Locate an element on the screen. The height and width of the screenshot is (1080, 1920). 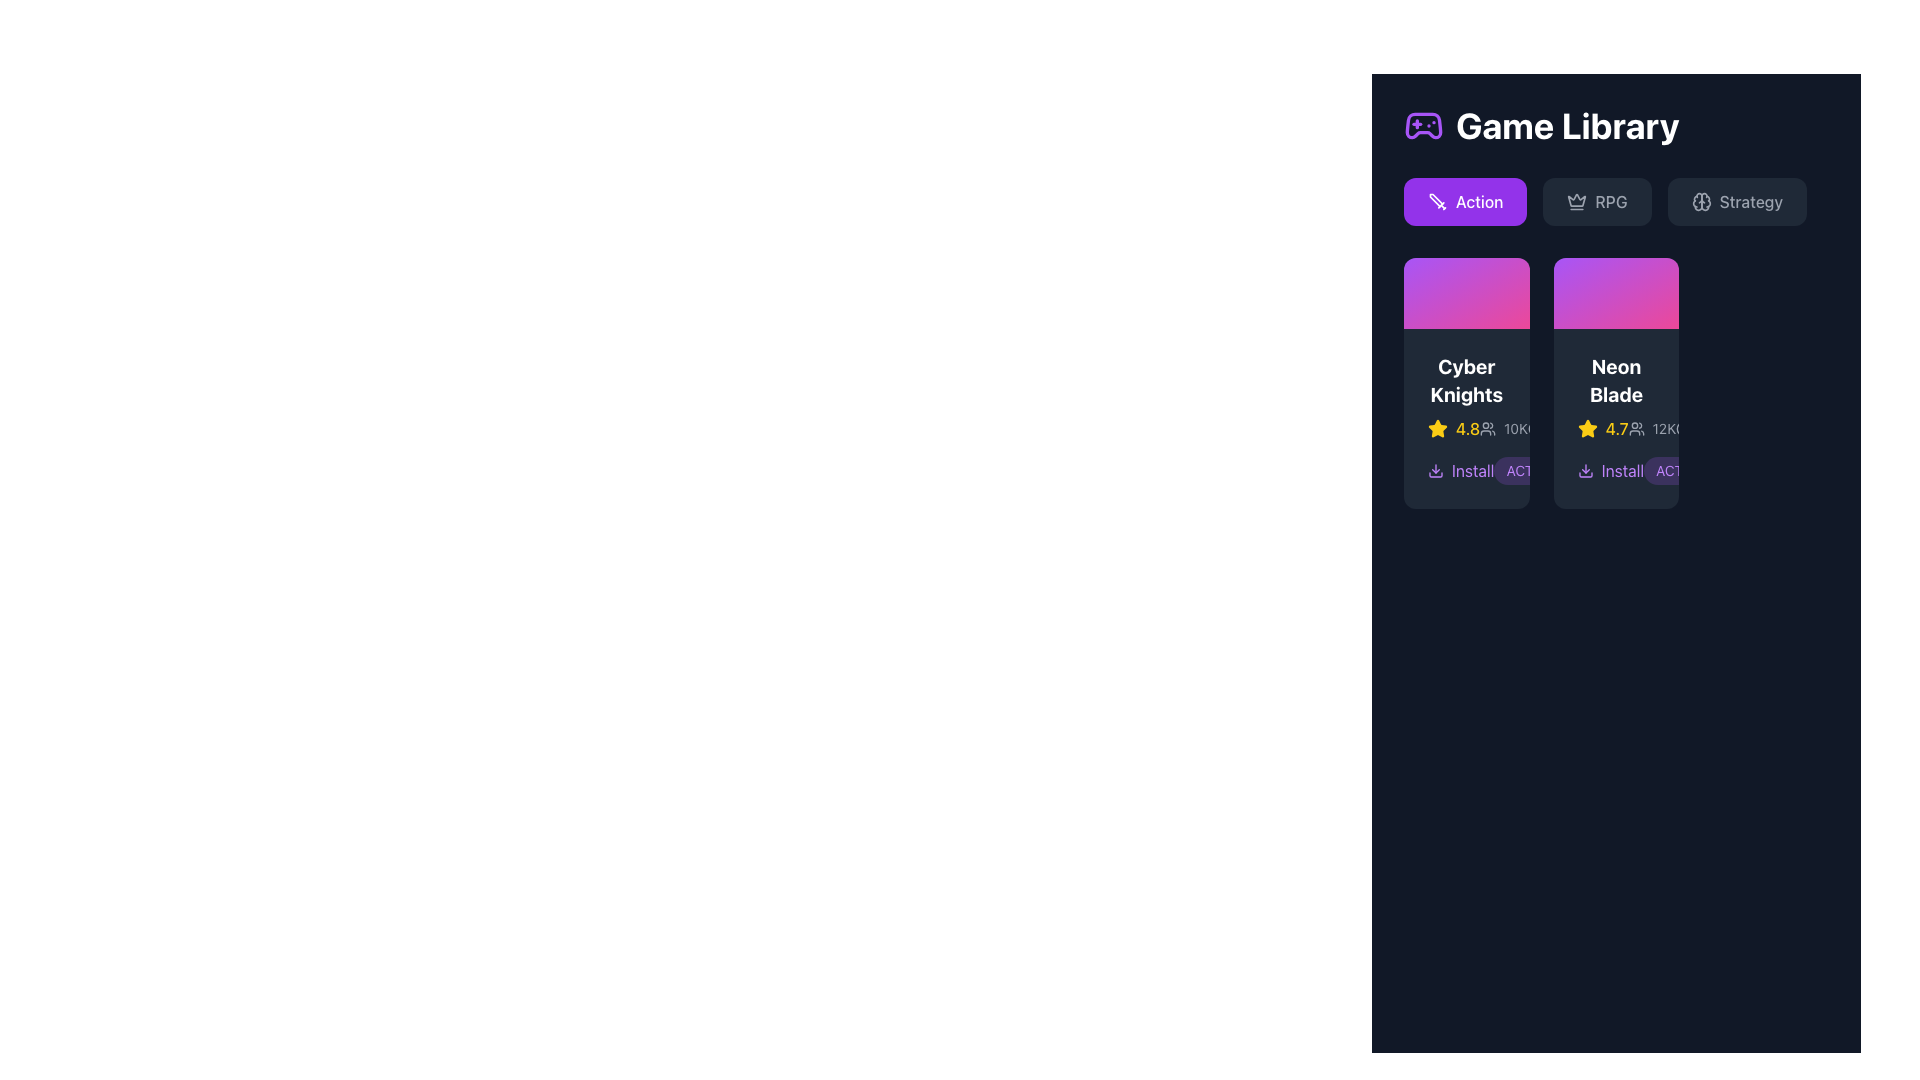
the 'Install' text label within the button located under the 'Cyber Knights' card in the Game Library is located at coordinates (1473, 470).